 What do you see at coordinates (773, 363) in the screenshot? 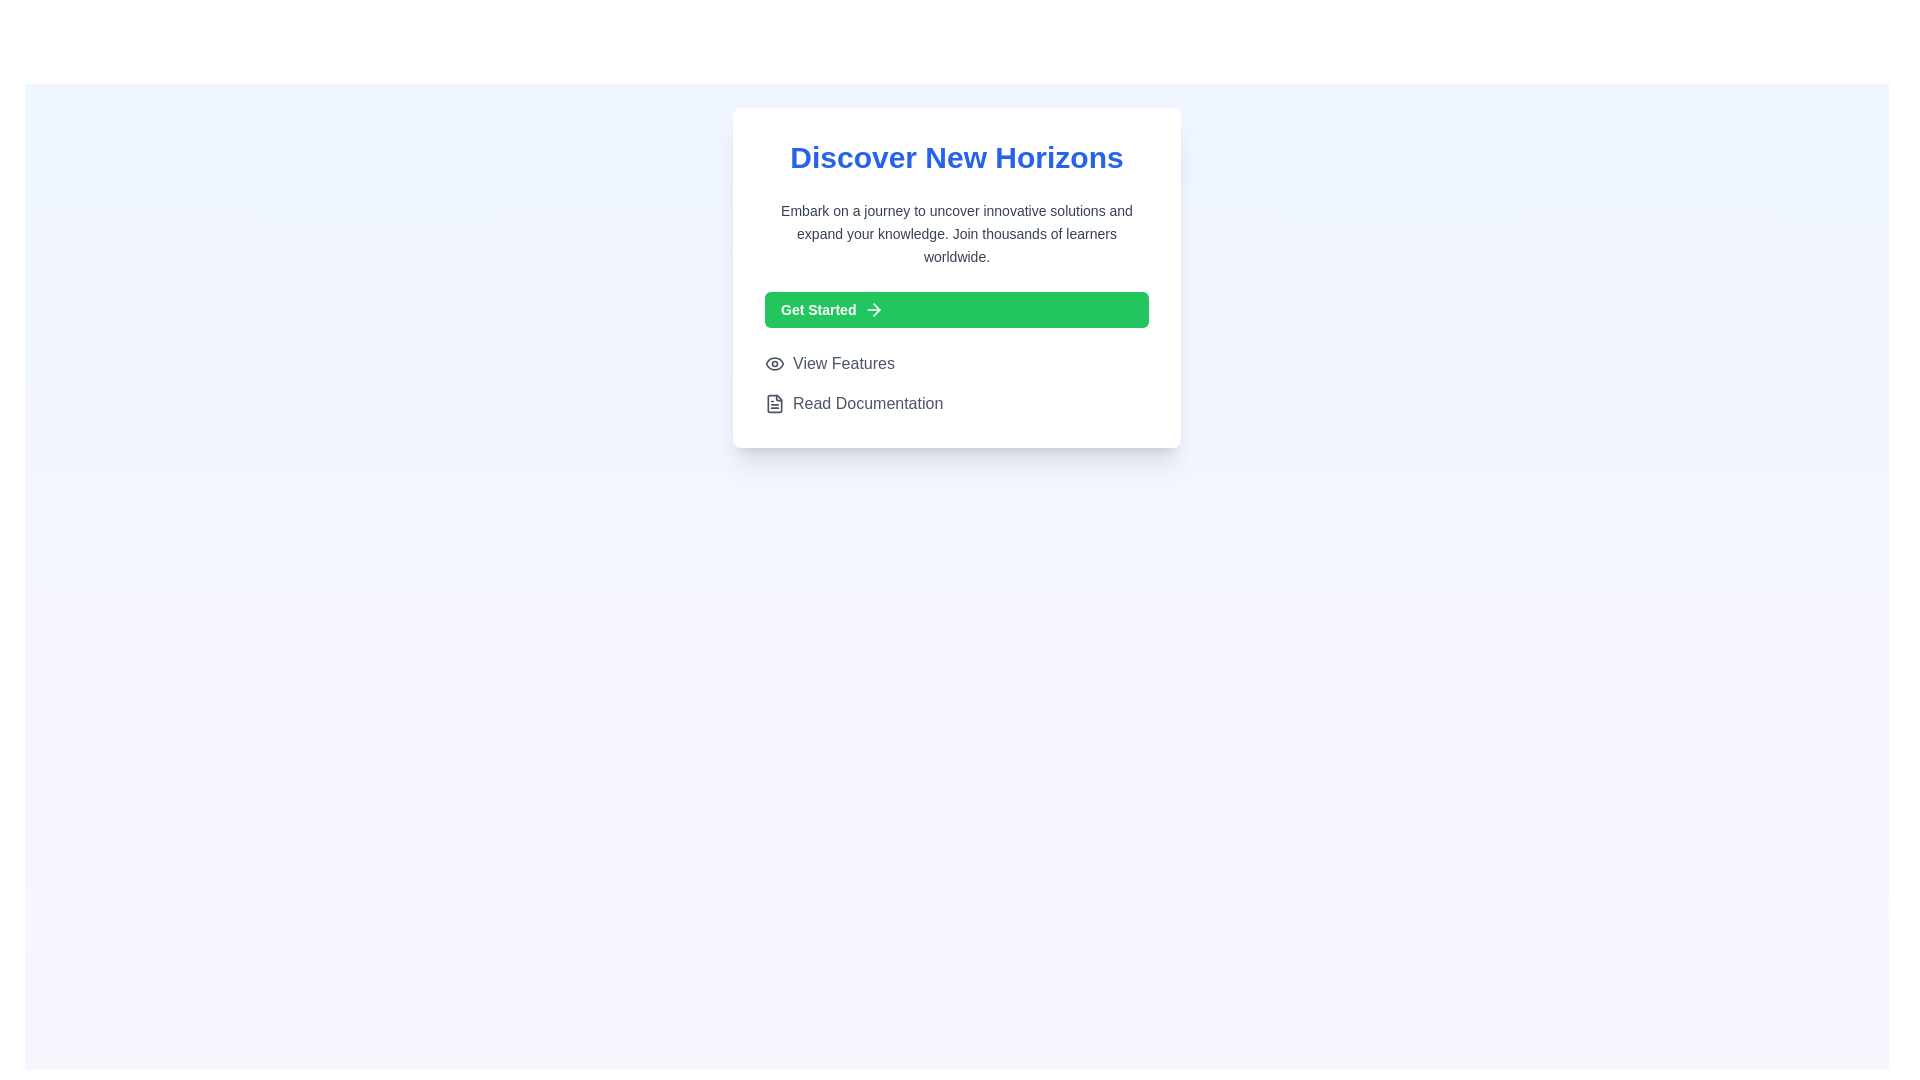
I see `the icon that visually complements the 'View Features' text, located in the lower-left section of the card, directly before the text label` at bounding box center [773, 363].